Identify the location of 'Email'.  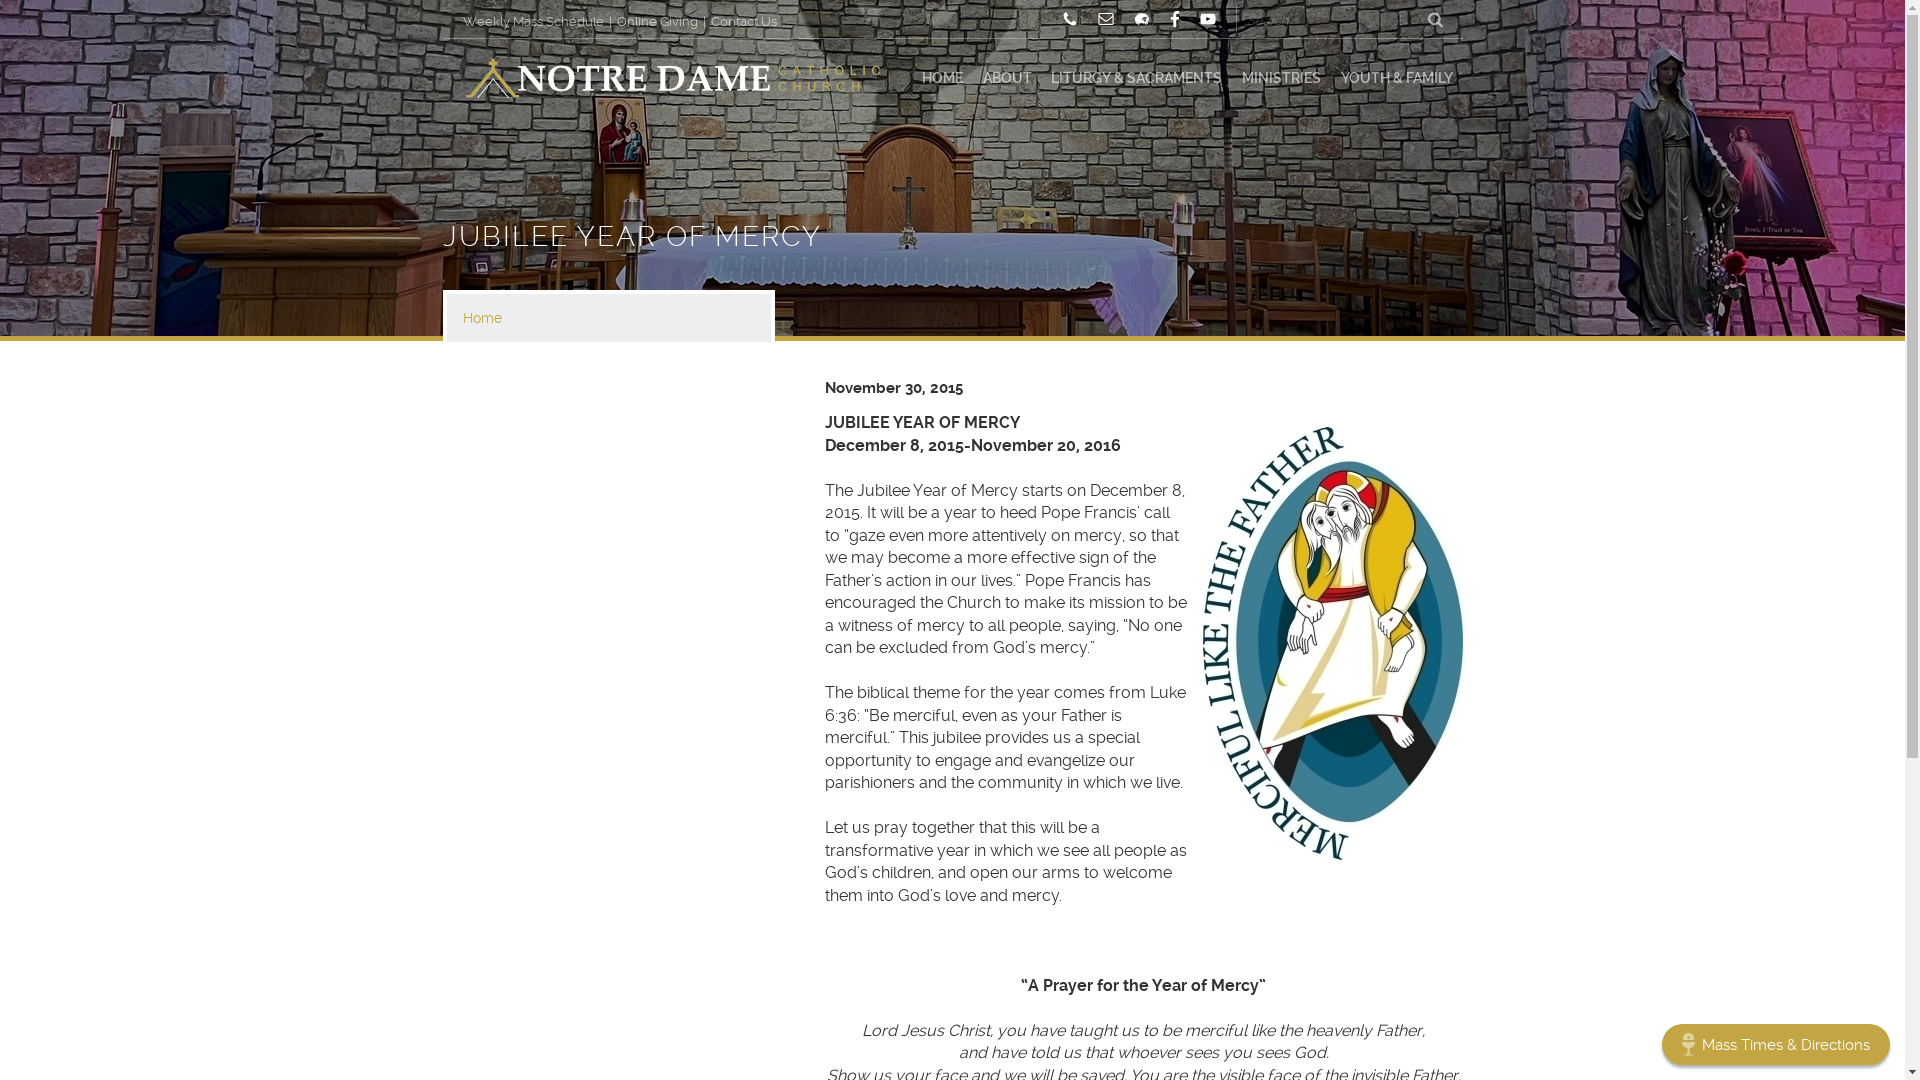
(1104, 19).